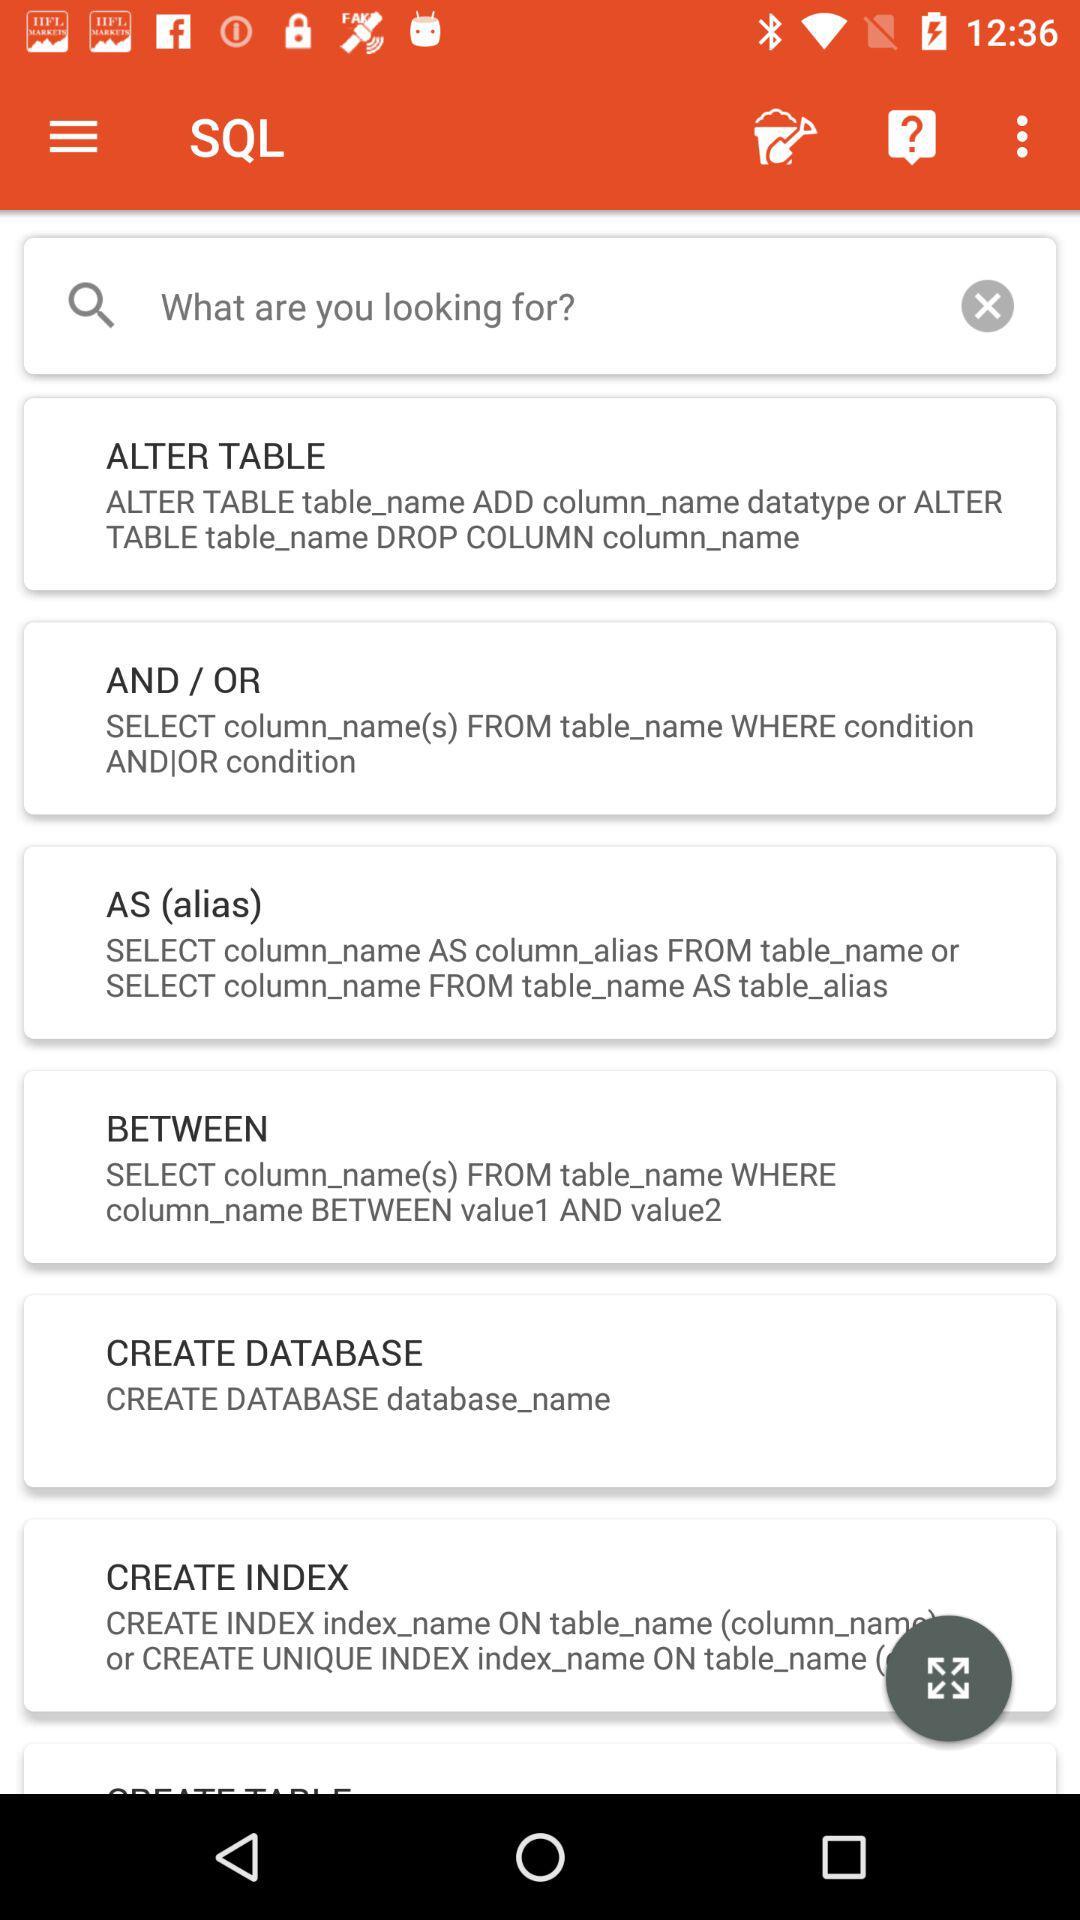  I want to click on item to the left of the sql icon, so click(72, 135).